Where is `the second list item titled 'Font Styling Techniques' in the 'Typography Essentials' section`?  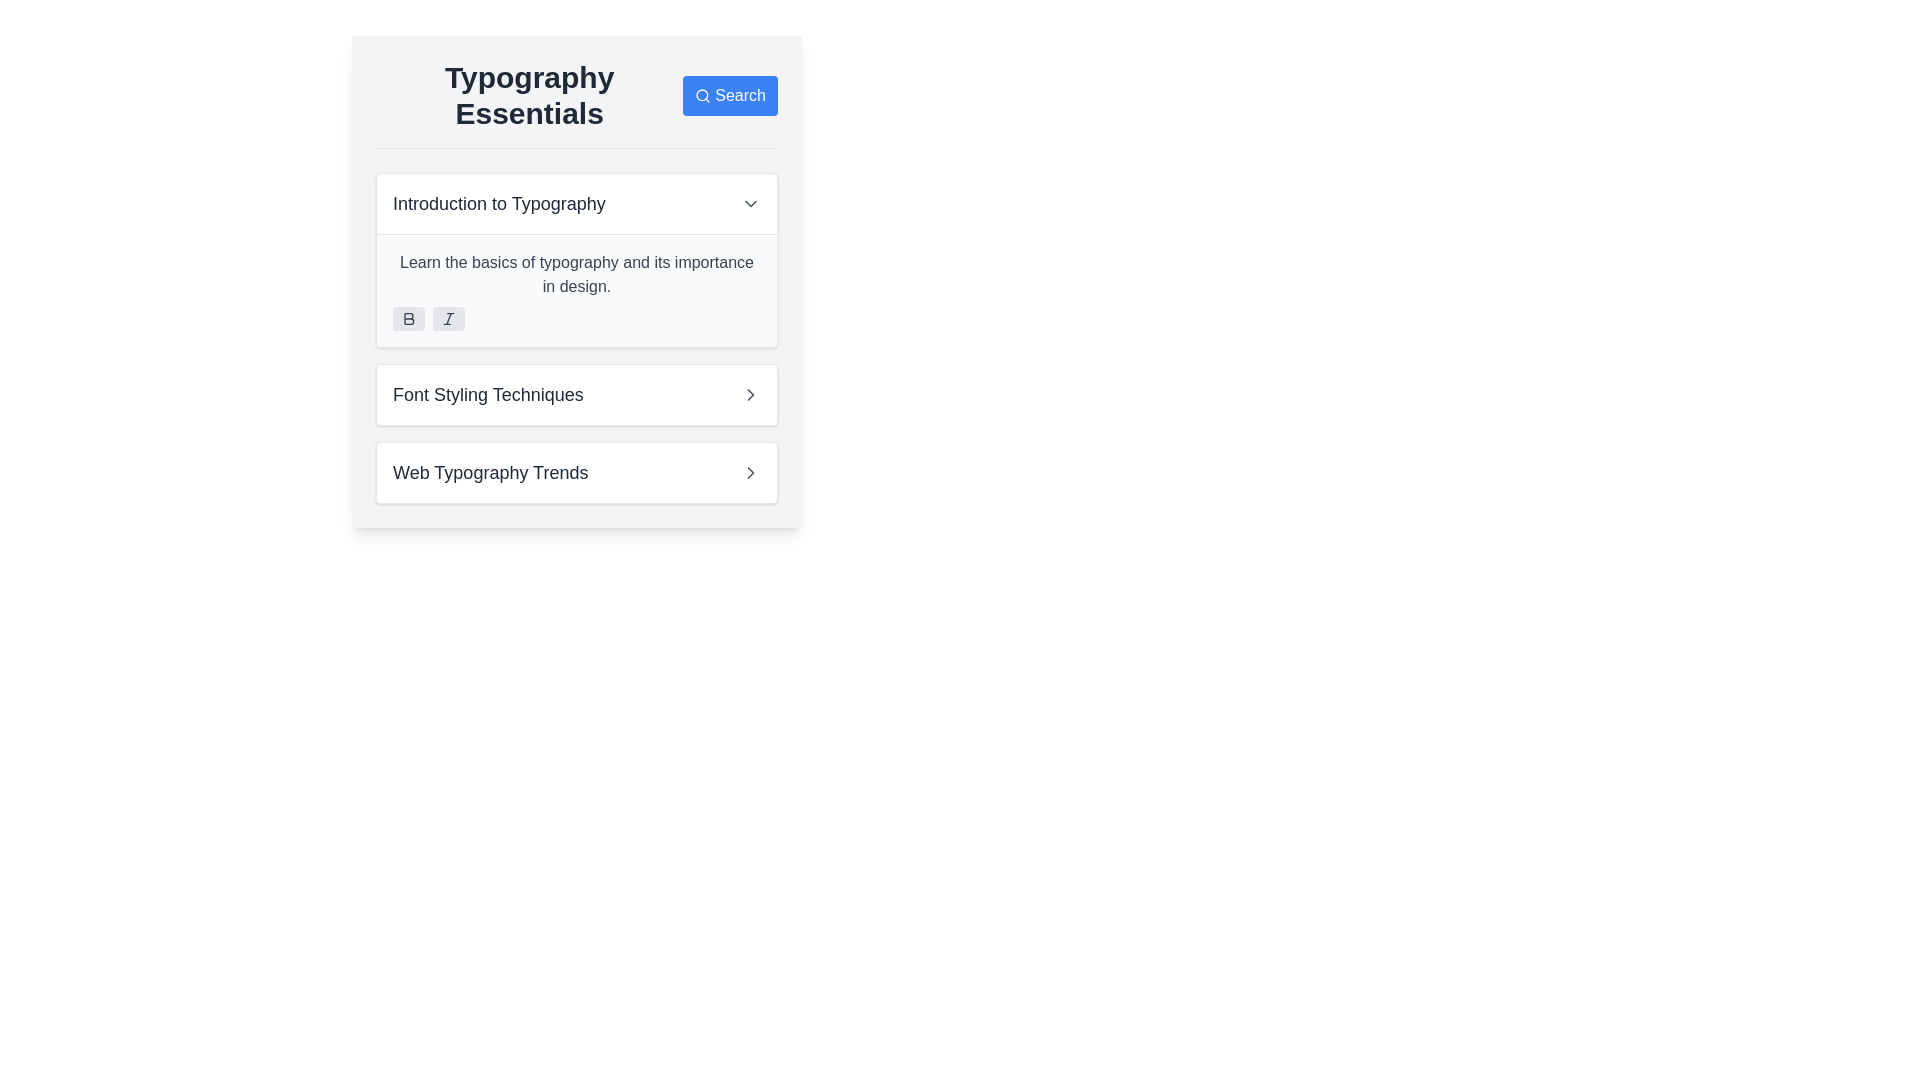 the second list item titled 'Font Styling Techniques' in the 'Typography Essentials' section is located at coordinates (575, 394).